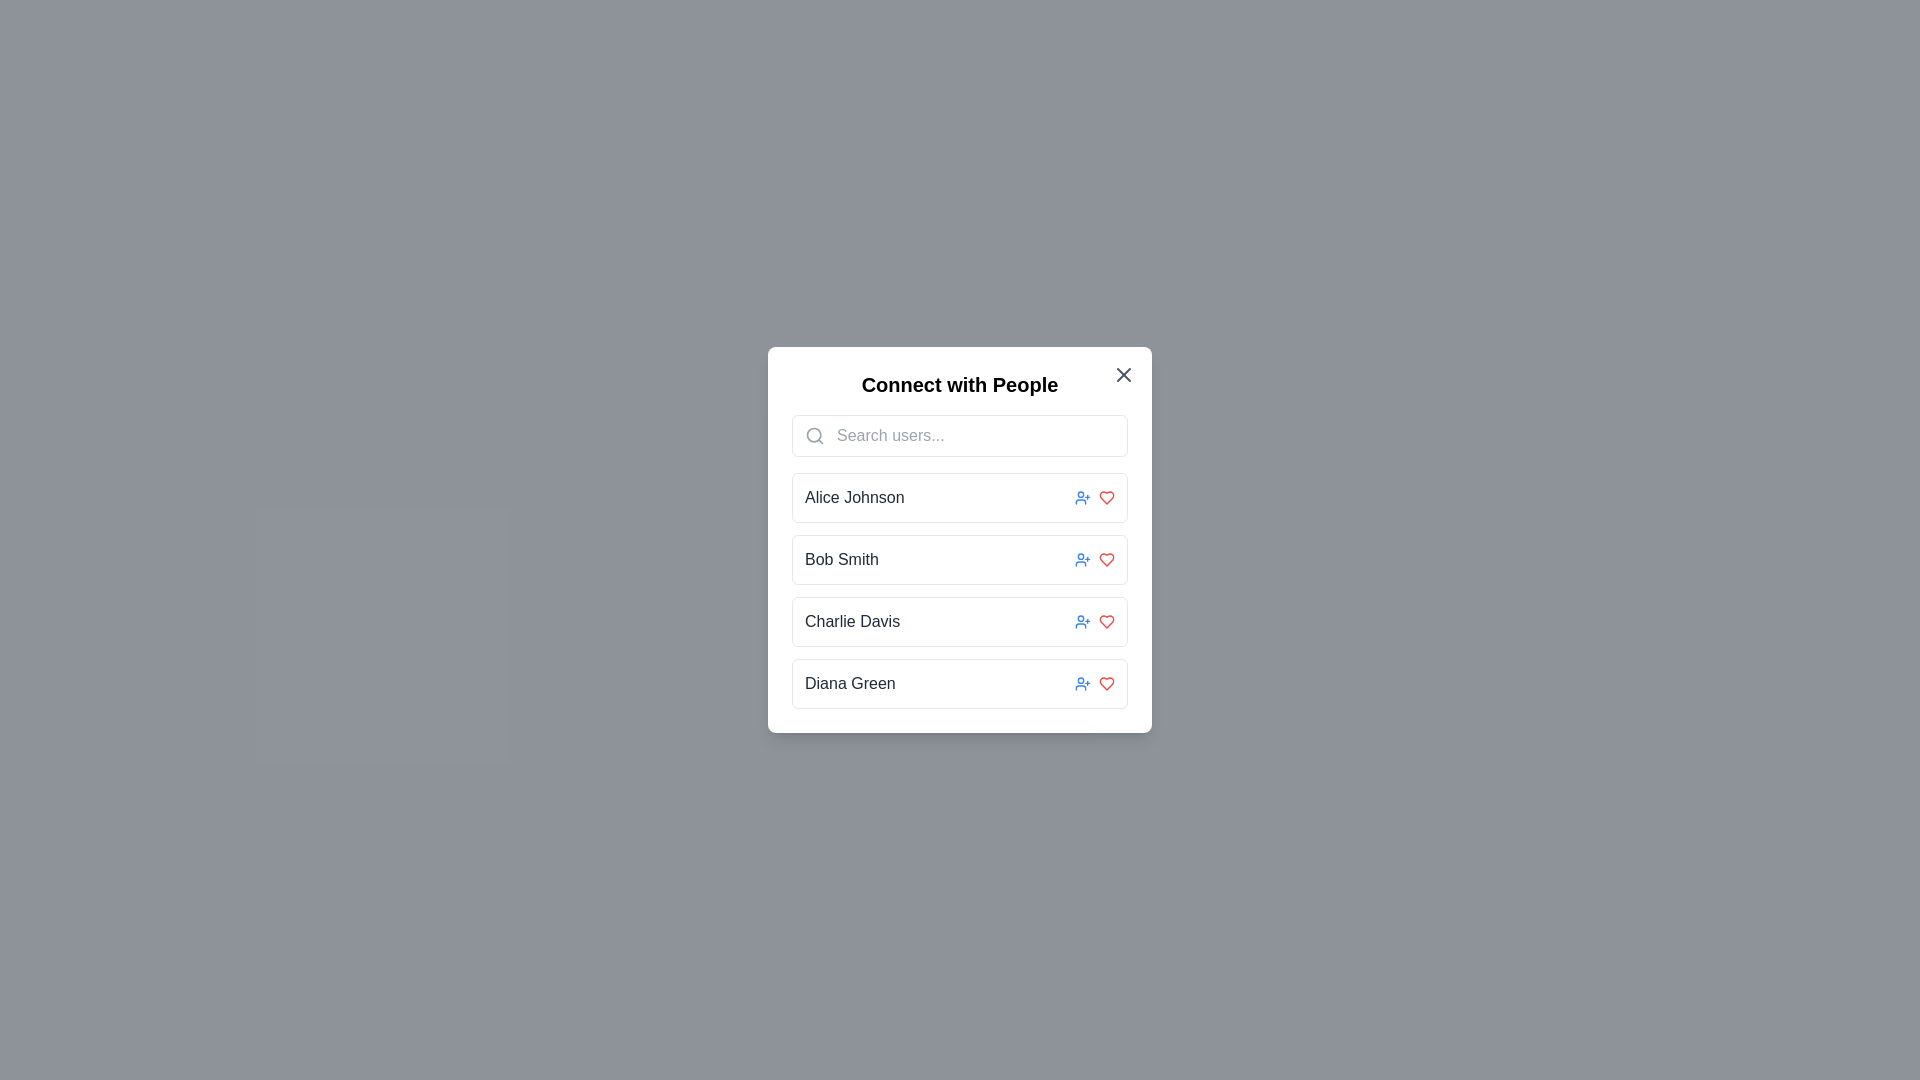 The width and height of the screenshot is (1920, 1080). Describe the element at coordinates (1082, 620) in the screenshot. I see `the small blue icon resembling a person with a plus sign located to the right of 'Charlie Davis' in the third row of the list within the modal` at that location.